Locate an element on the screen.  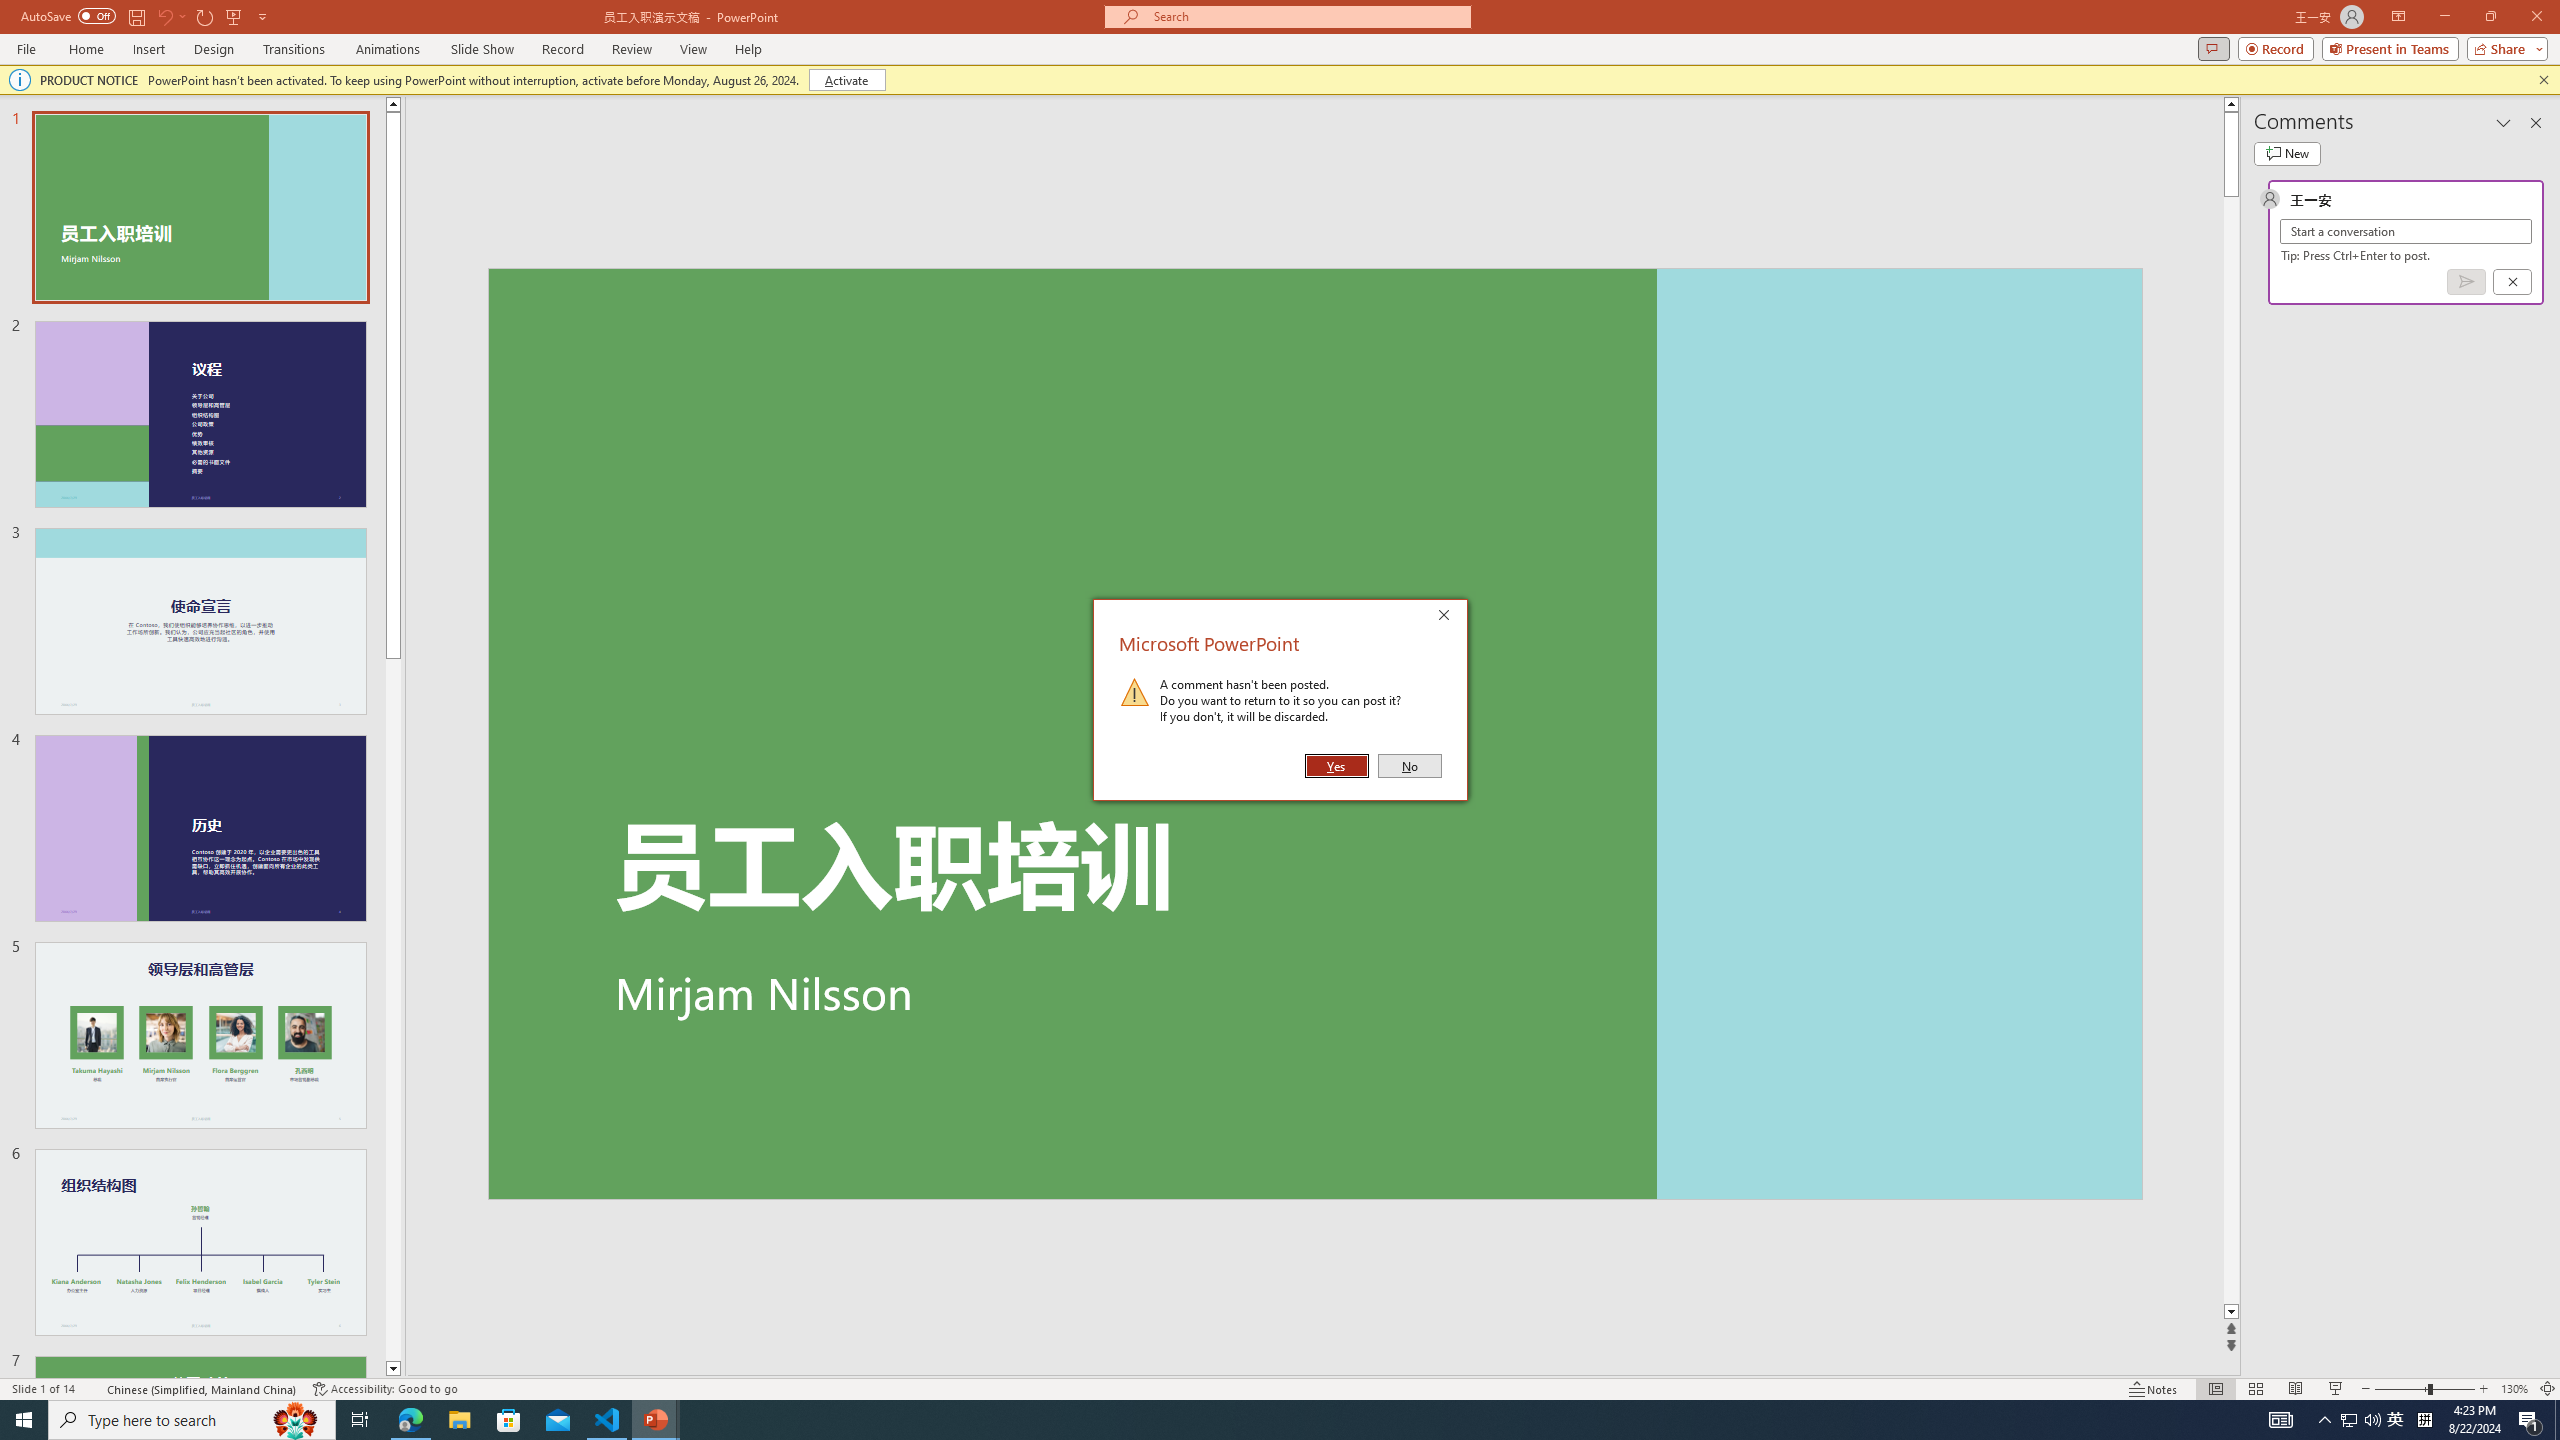
'Start a conversation' is located at coordinates (2405, 230).